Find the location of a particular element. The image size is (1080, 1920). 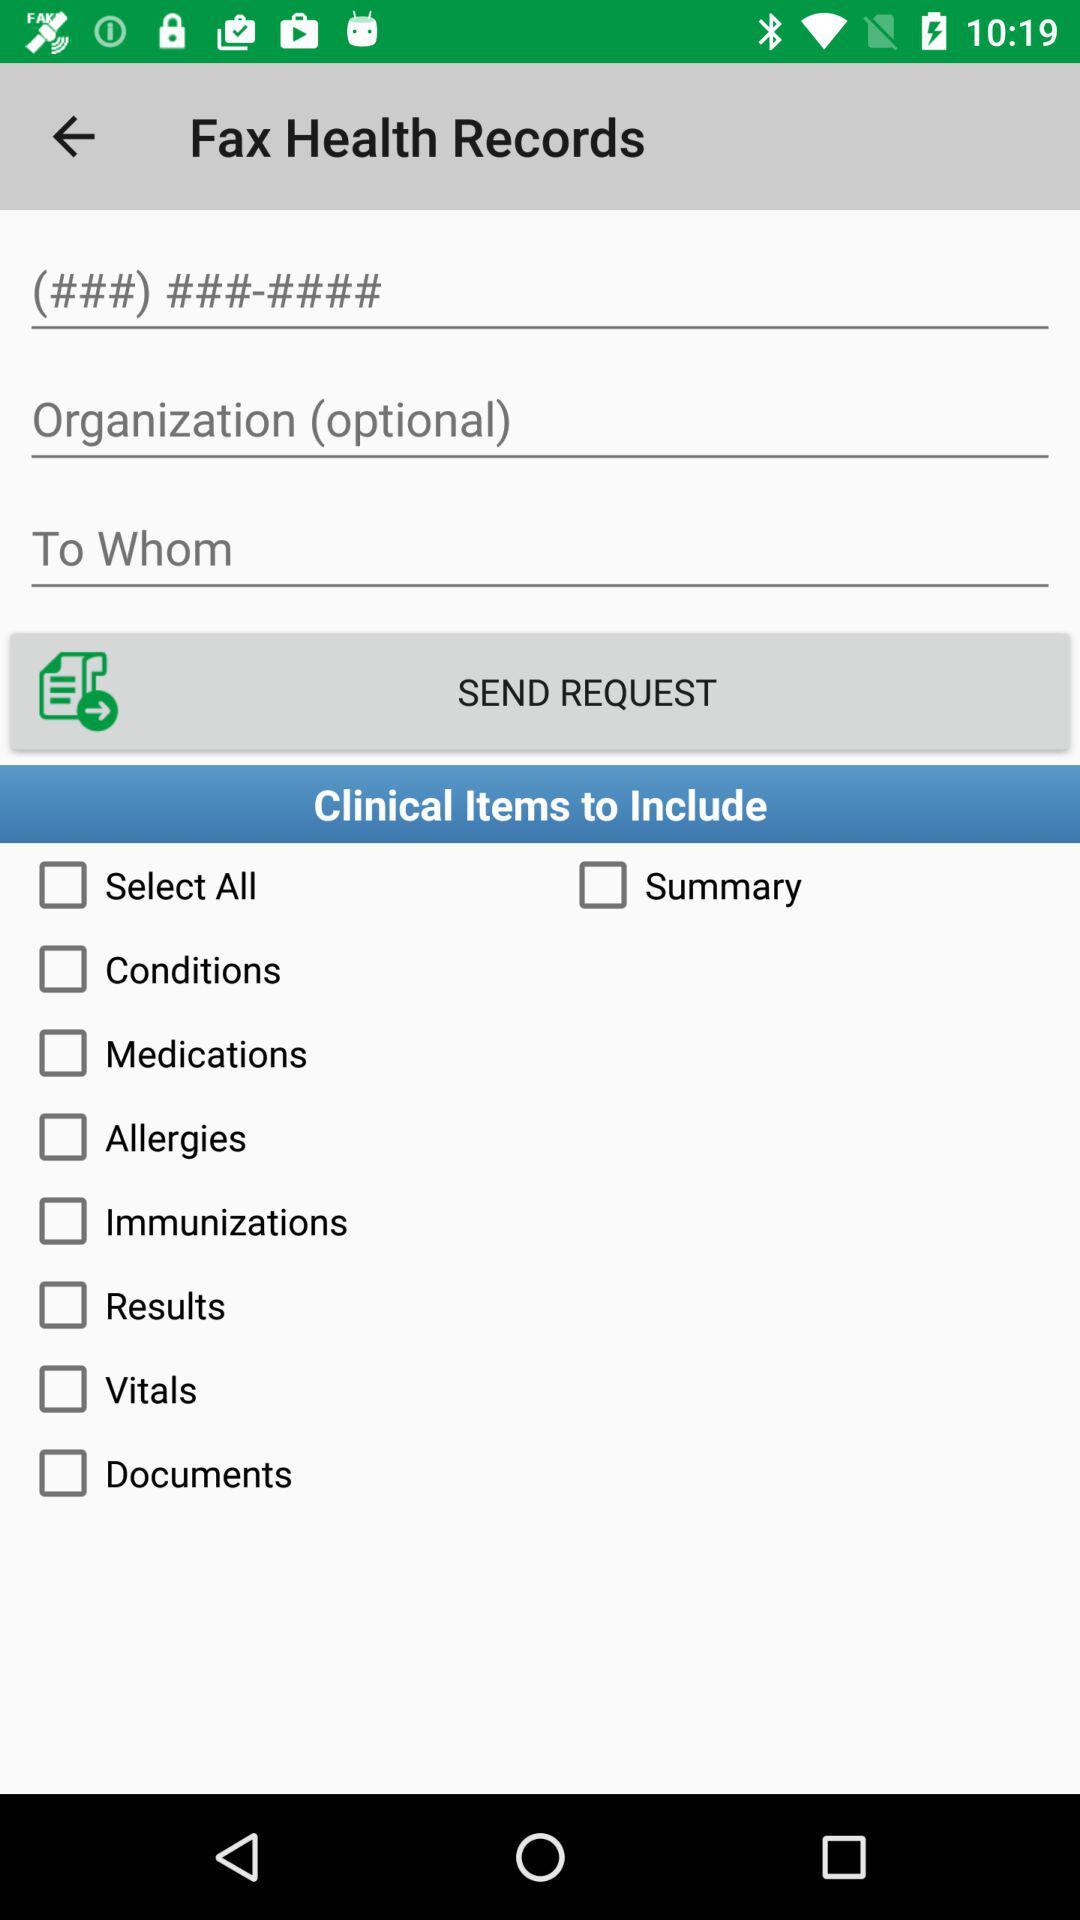

the item below the immunizations is located at coordinates (540, 1305).